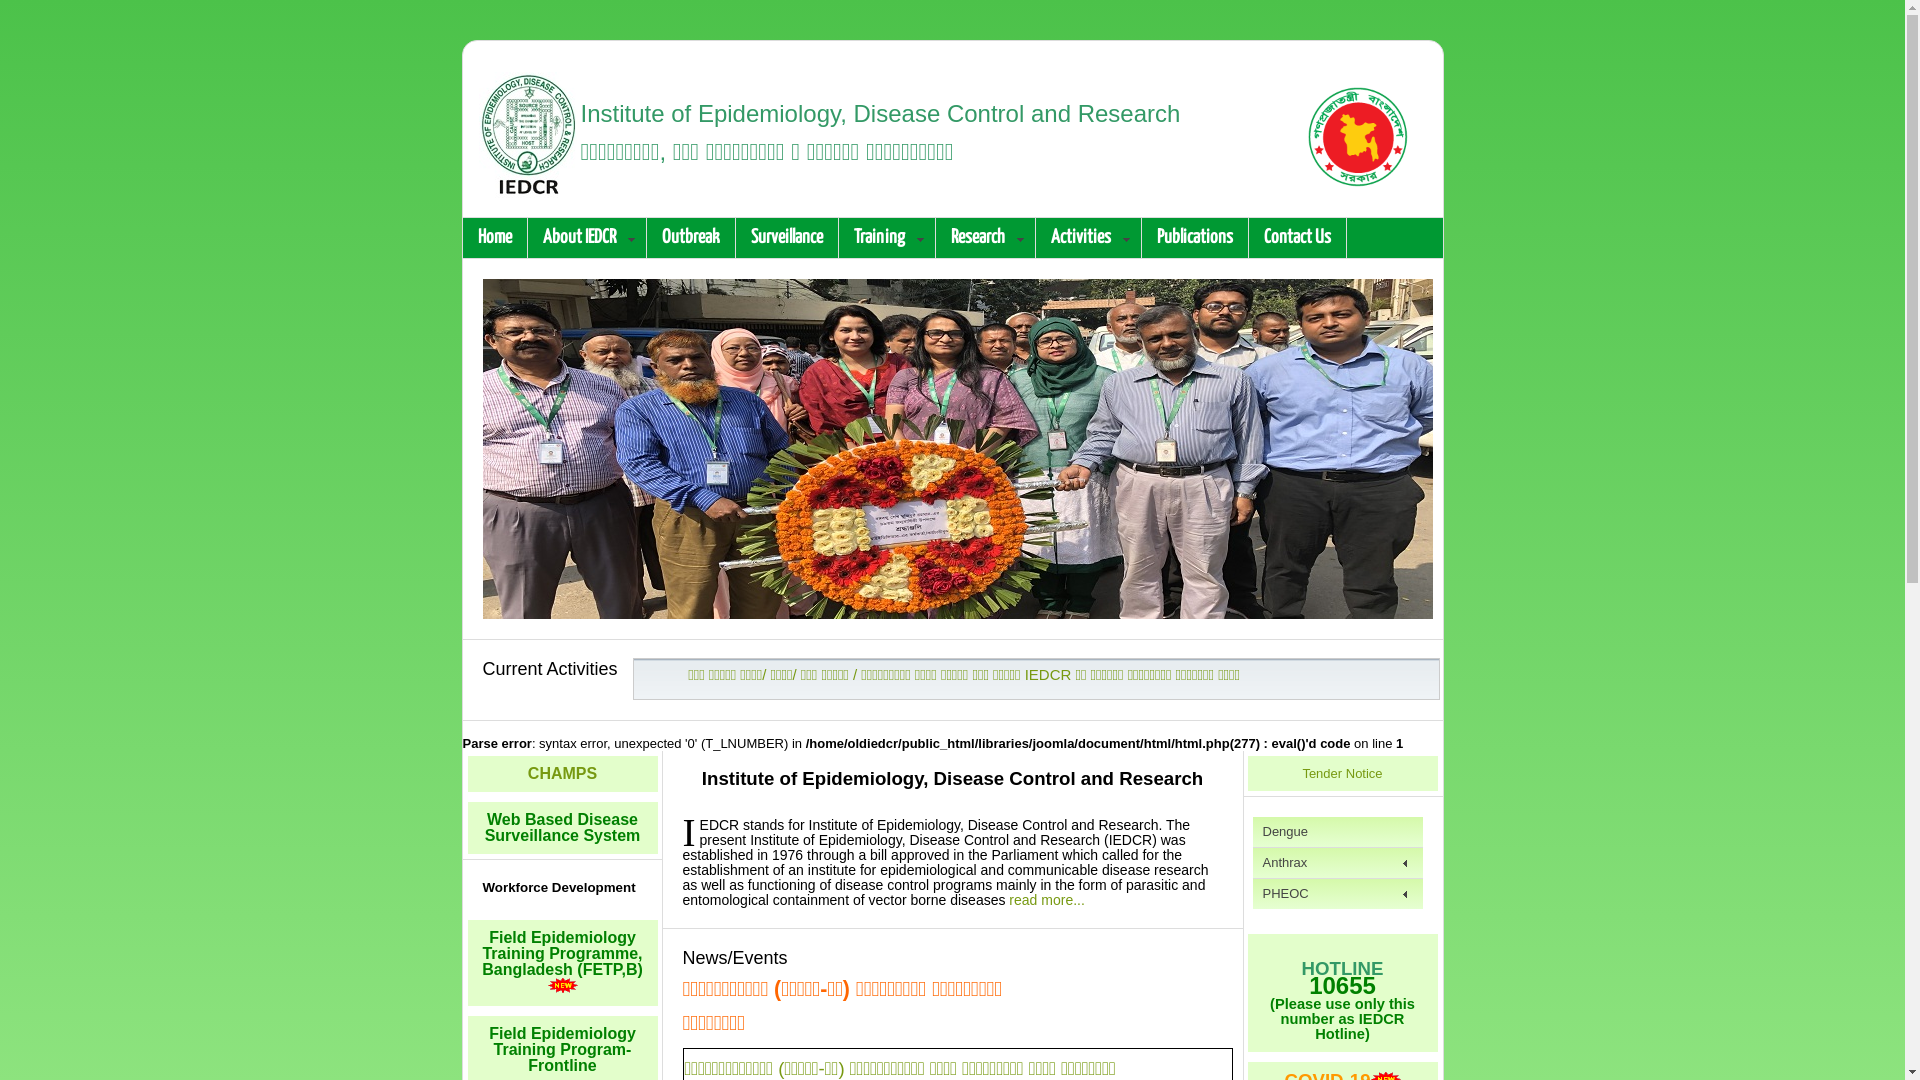  Describe the element at coordinates (1045, 898) in the screenshot. I see `'read more...'` at that location.